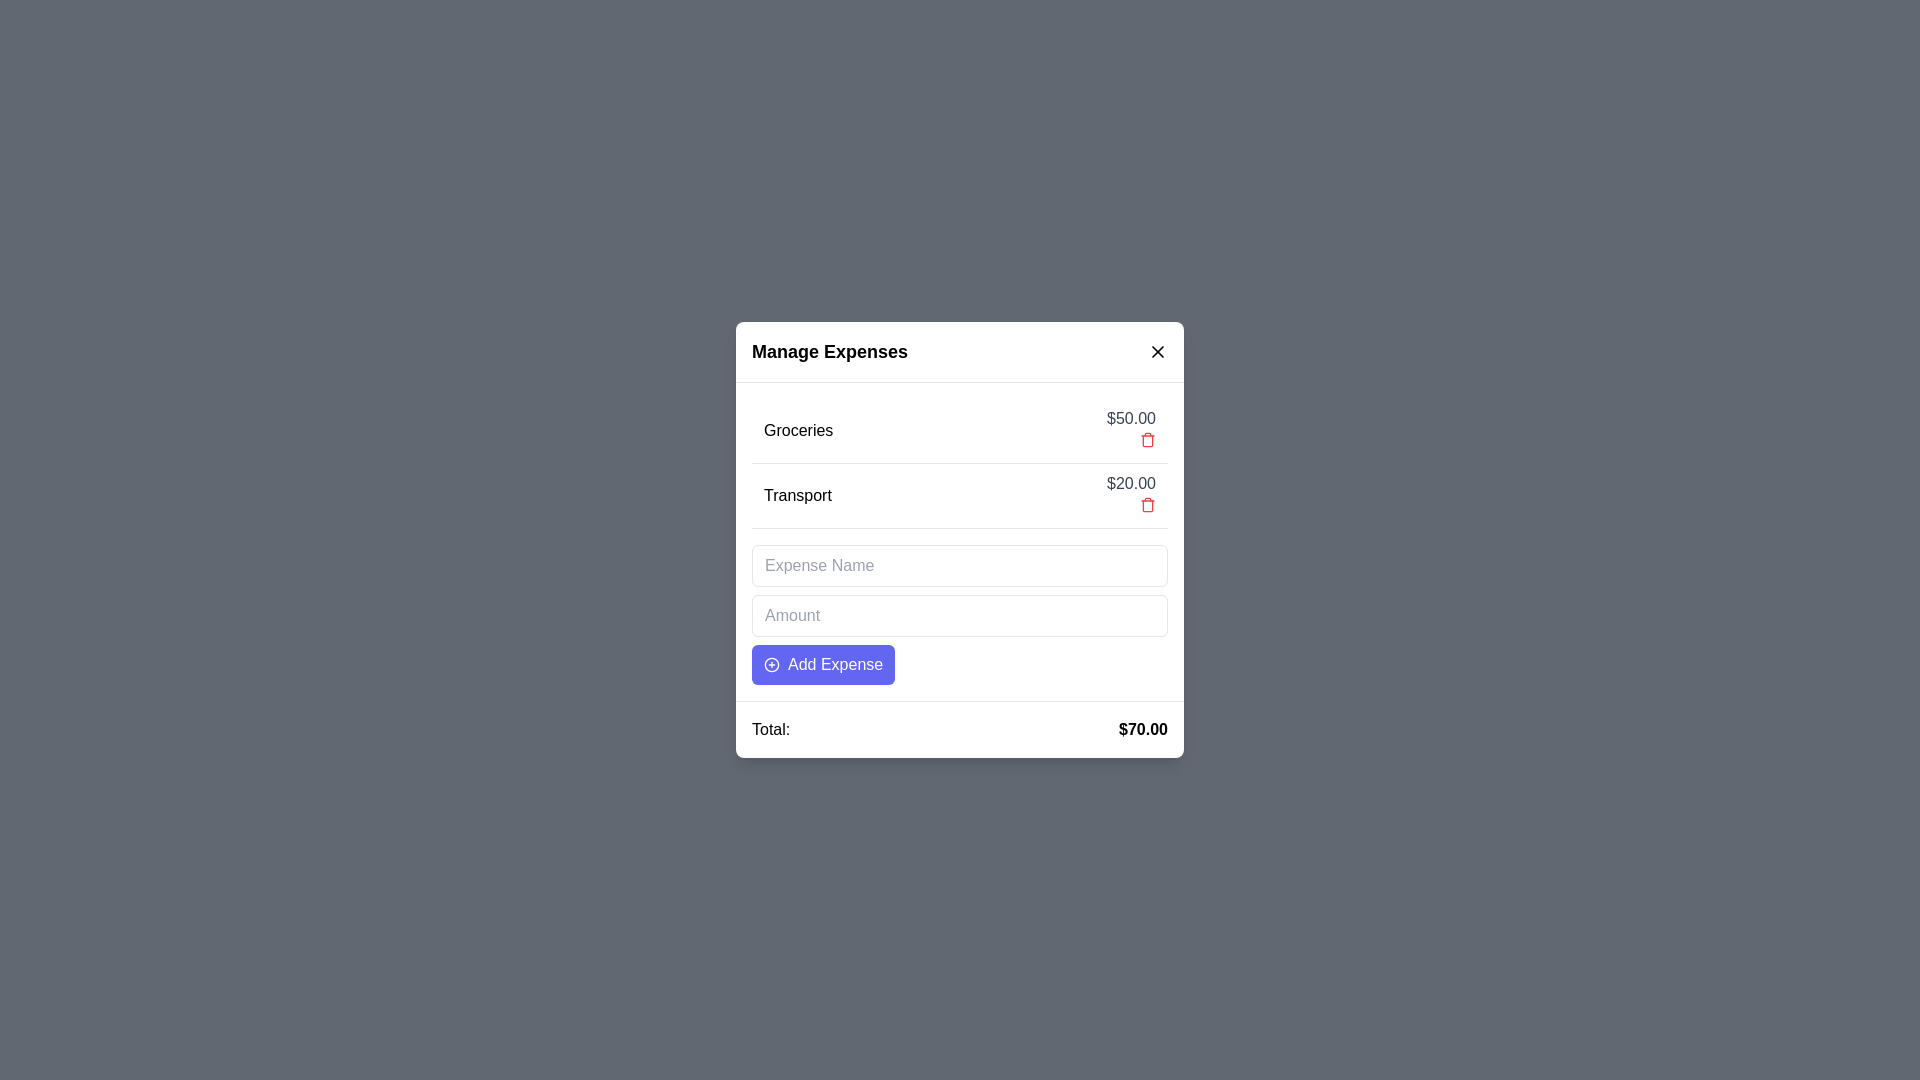 The width and height of the screenshot is (1920, 1080). I want to click on the red trash can icon button located to the right of '$50.00', so click(1147, 438).